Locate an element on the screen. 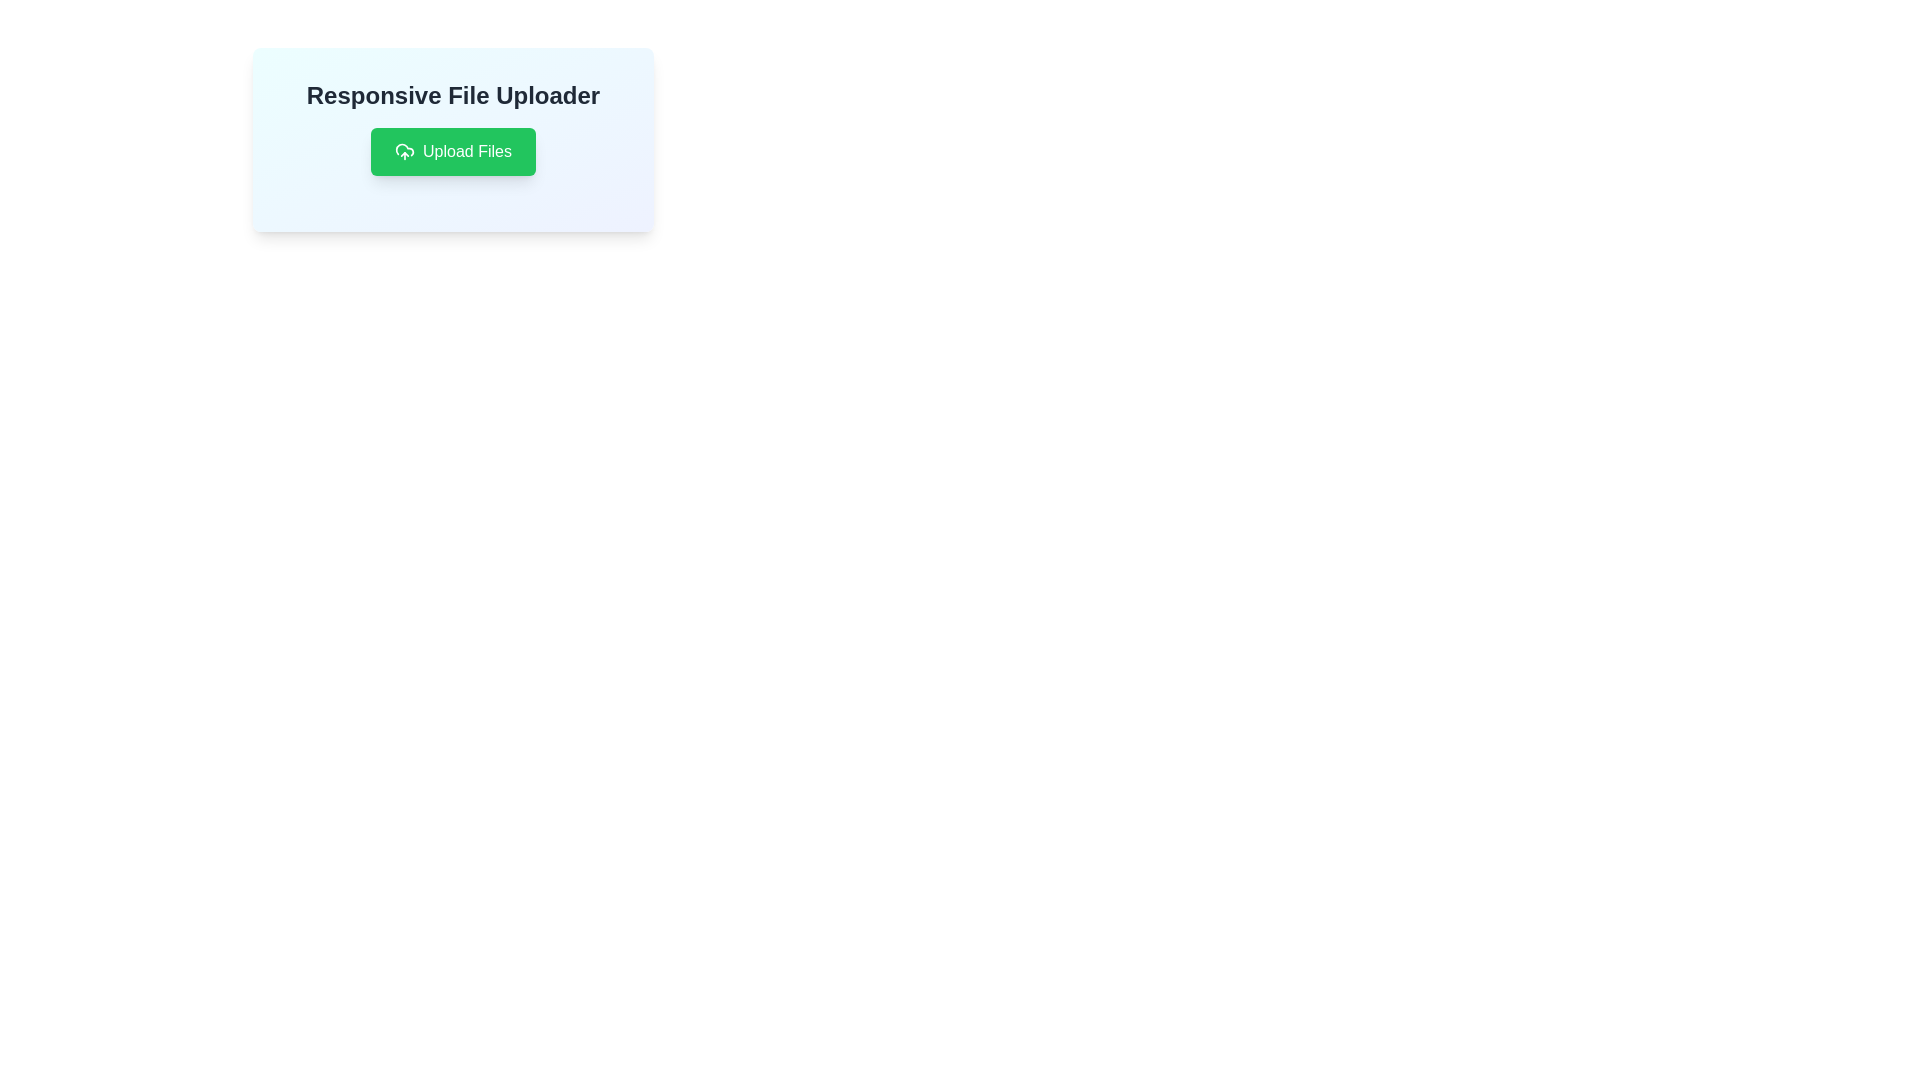 This screenshot has width=1920, height=1080. the 'Upload Files' button which contains the leftmost icon representing file upload is located at coordinates (404, 150).